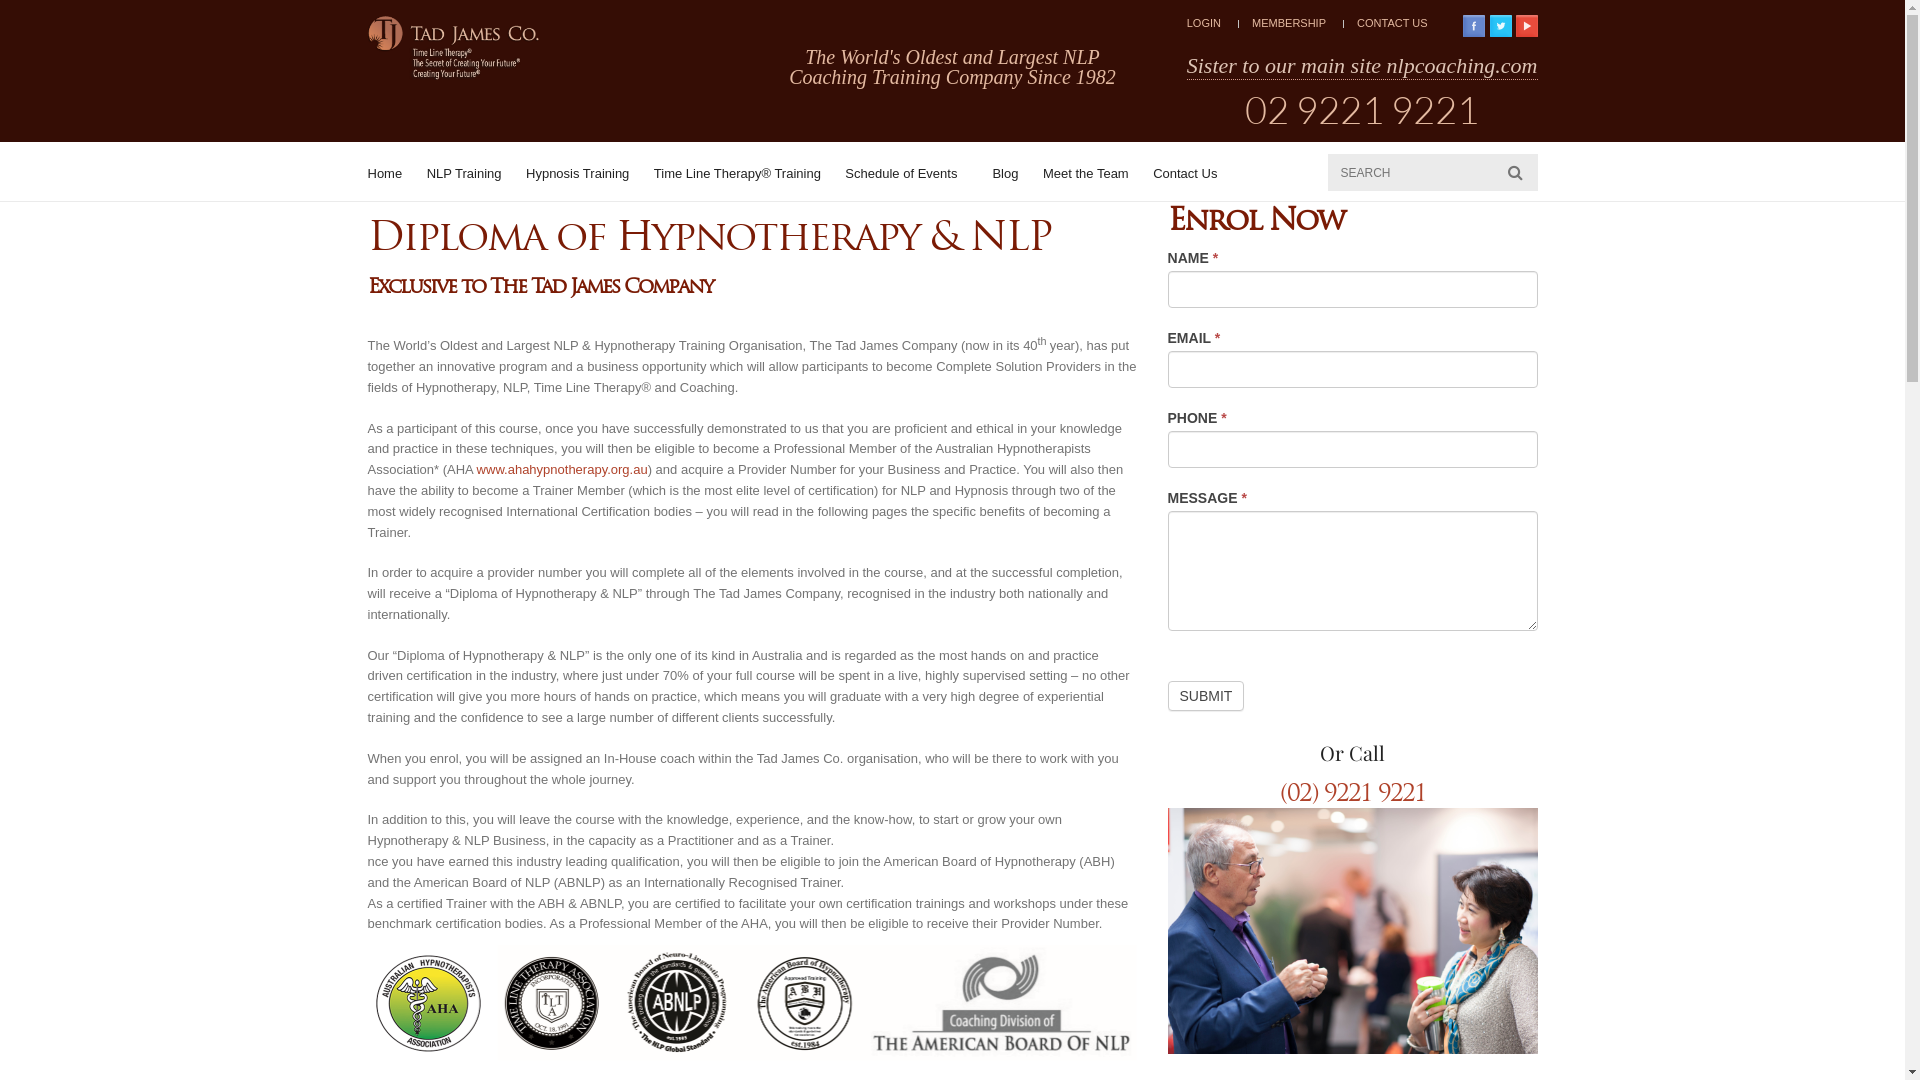 Image resolution: width=1920 pixels, height=1080 pixels. What do you see at coordinates (1084, 172) in the screenshot?
I see `'Meet the Team'` at bounding box center [1084, 172].